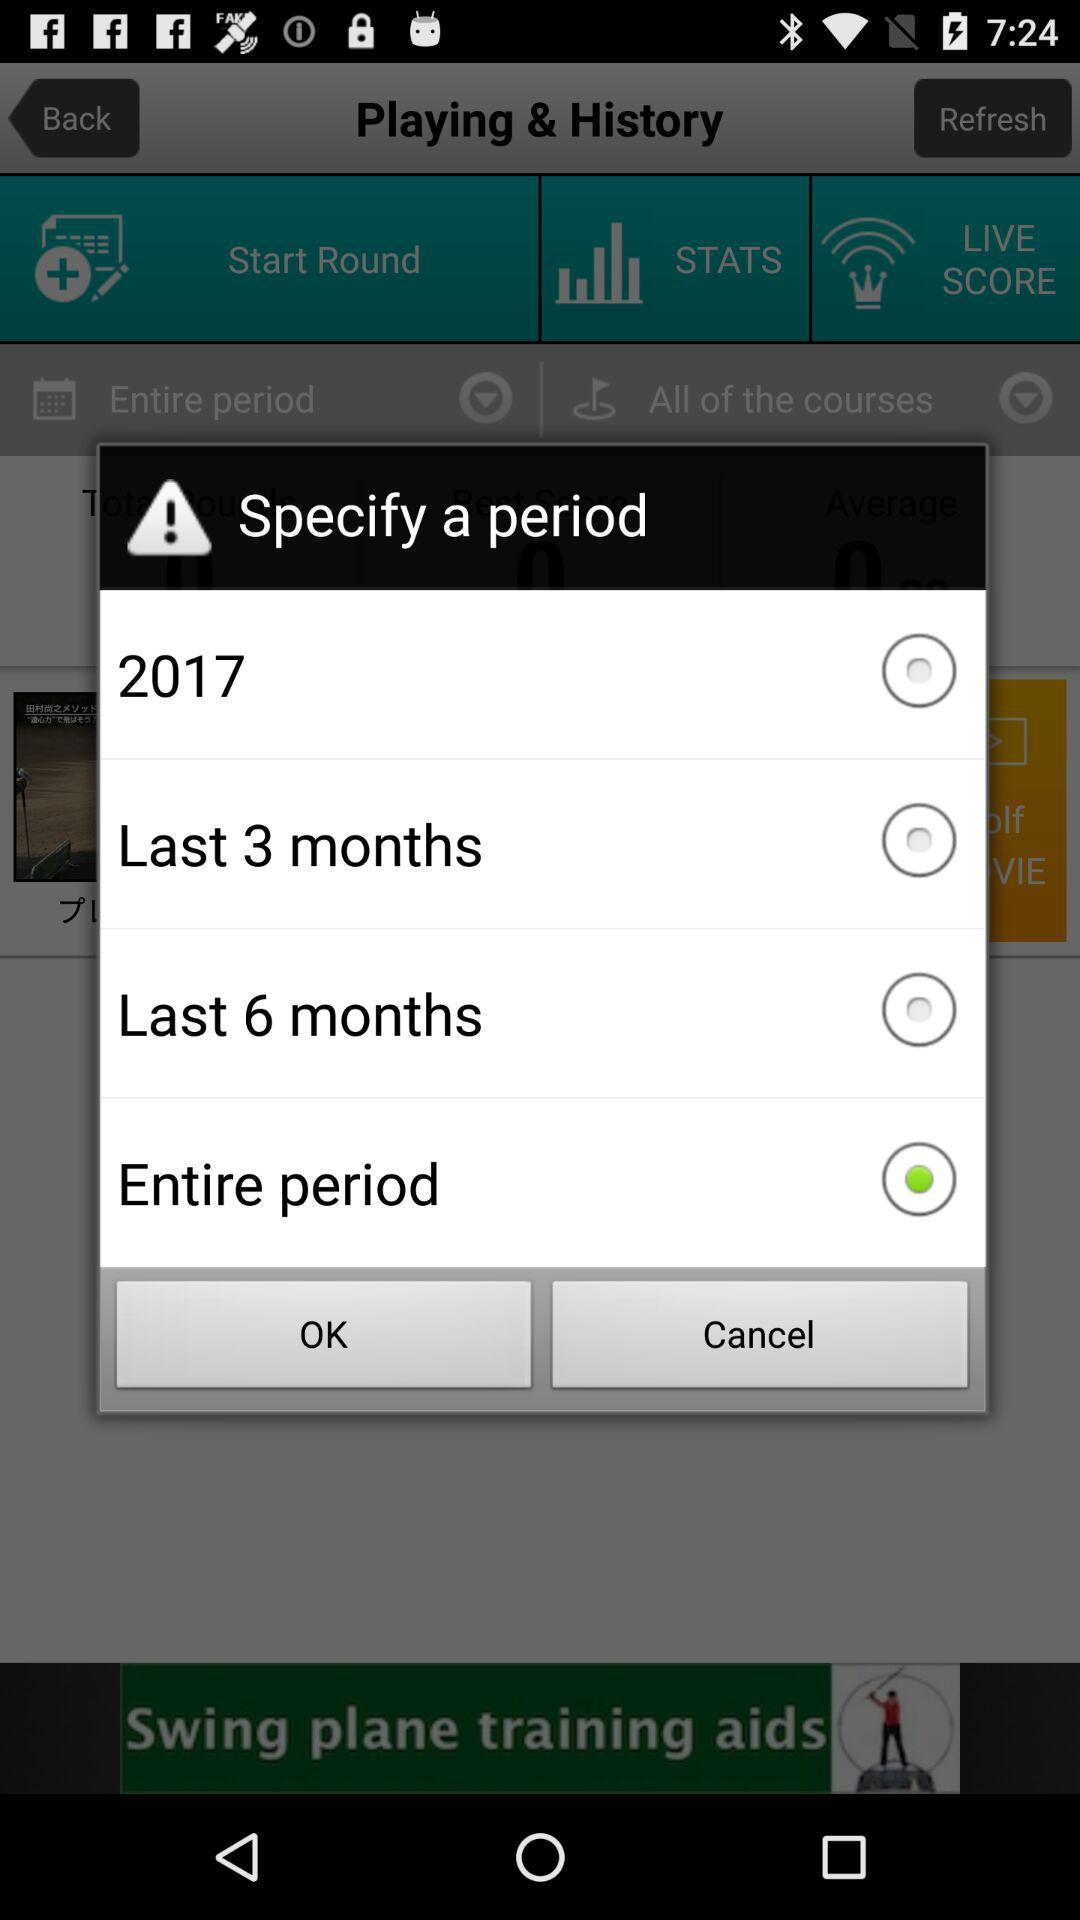  Describe the element at coordinates (323, 1340) in the screenshot. I see `ok button` at that location.